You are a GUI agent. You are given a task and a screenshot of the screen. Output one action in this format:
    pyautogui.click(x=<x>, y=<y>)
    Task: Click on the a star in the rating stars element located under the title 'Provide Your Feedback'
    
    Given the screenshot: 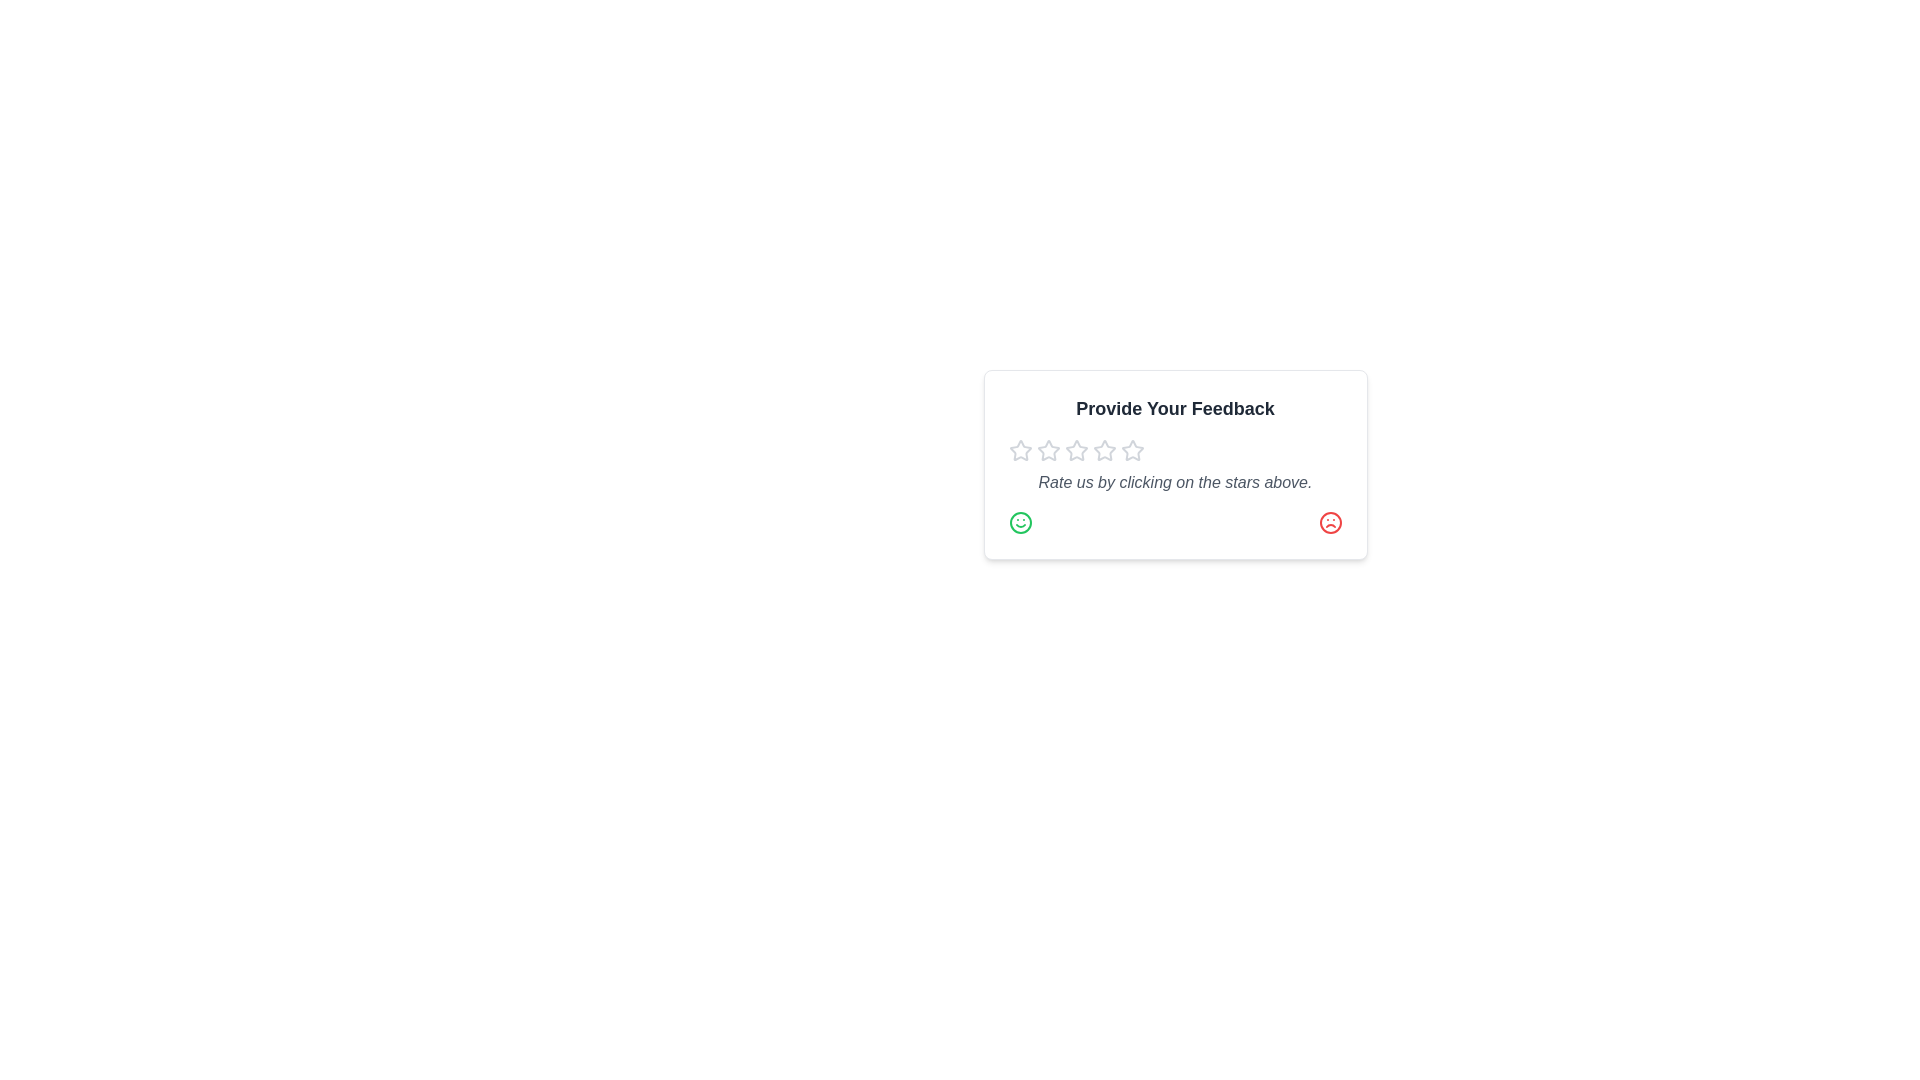 What is the action you would take?
    pyautogui.click(x=1175, y=451)
    